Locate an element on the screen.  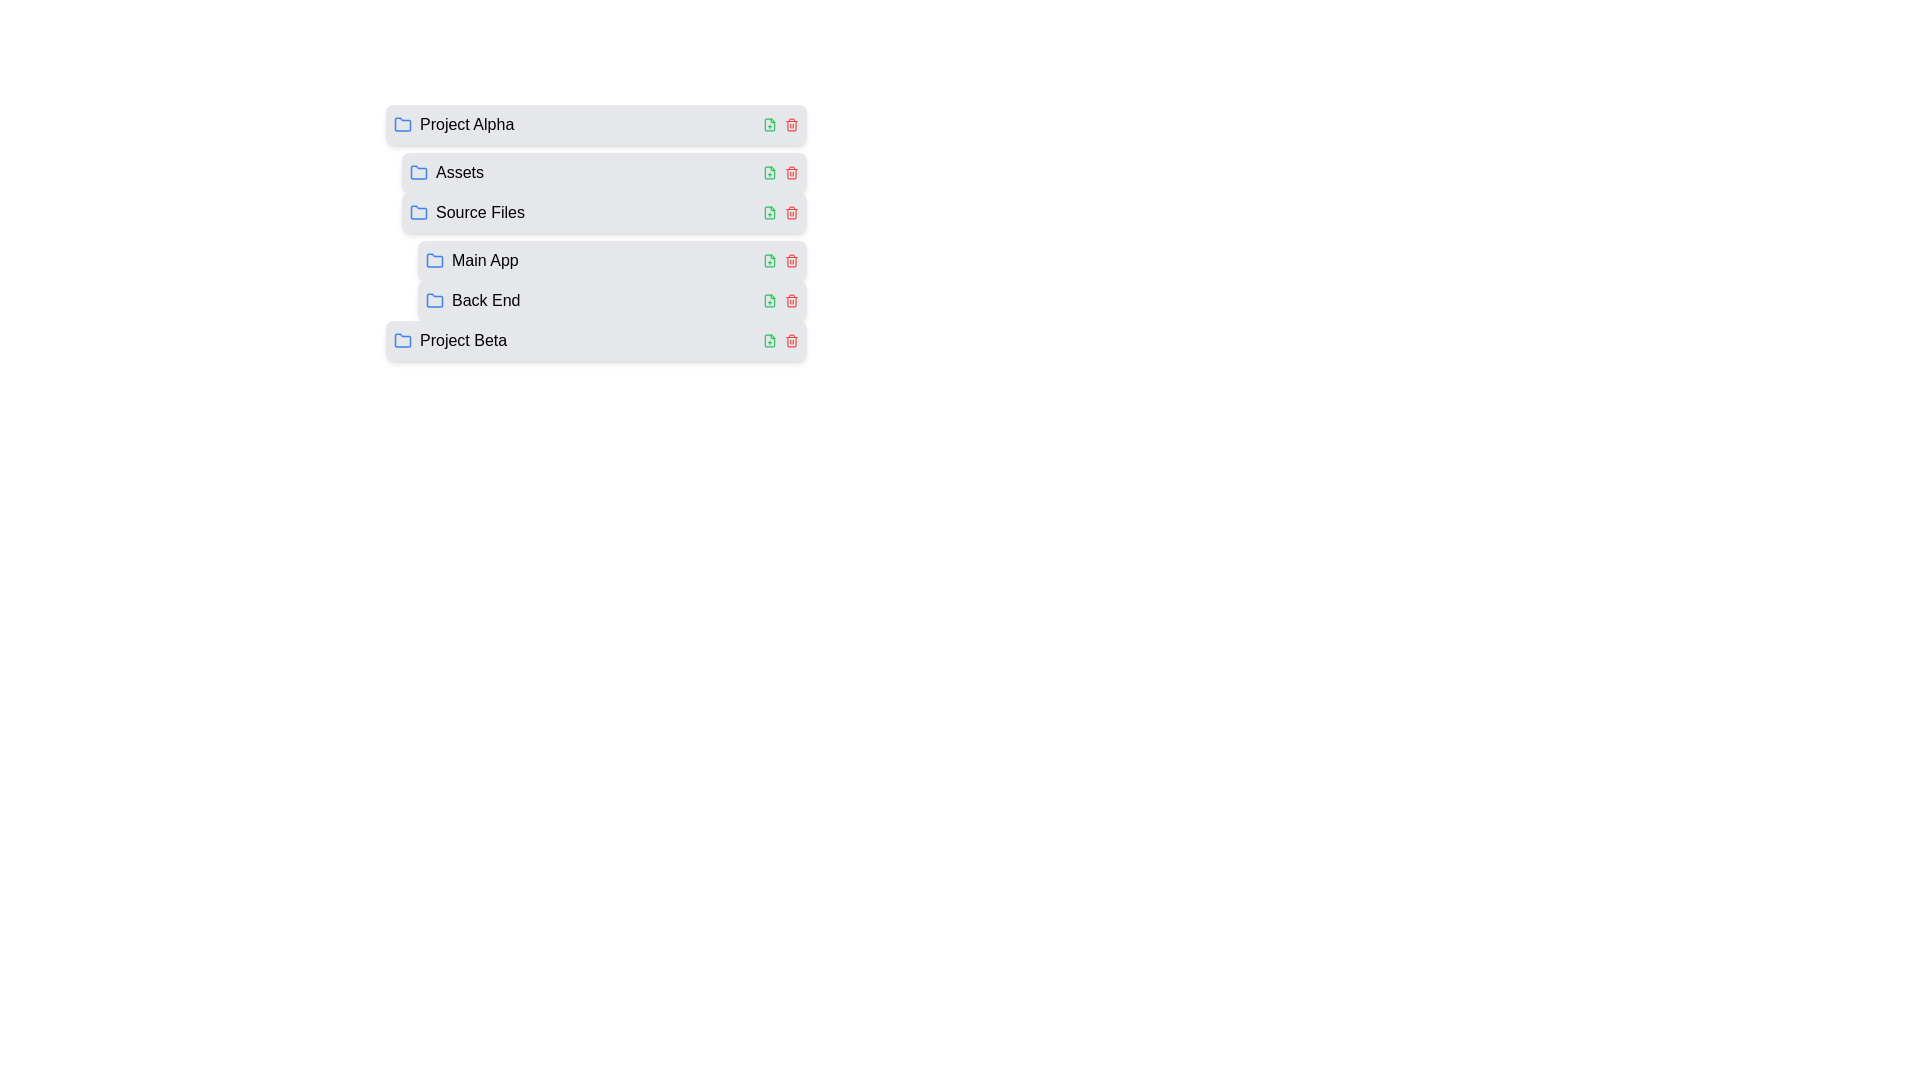
the green file icon with a plus sign is located at coordinates (768, 260).